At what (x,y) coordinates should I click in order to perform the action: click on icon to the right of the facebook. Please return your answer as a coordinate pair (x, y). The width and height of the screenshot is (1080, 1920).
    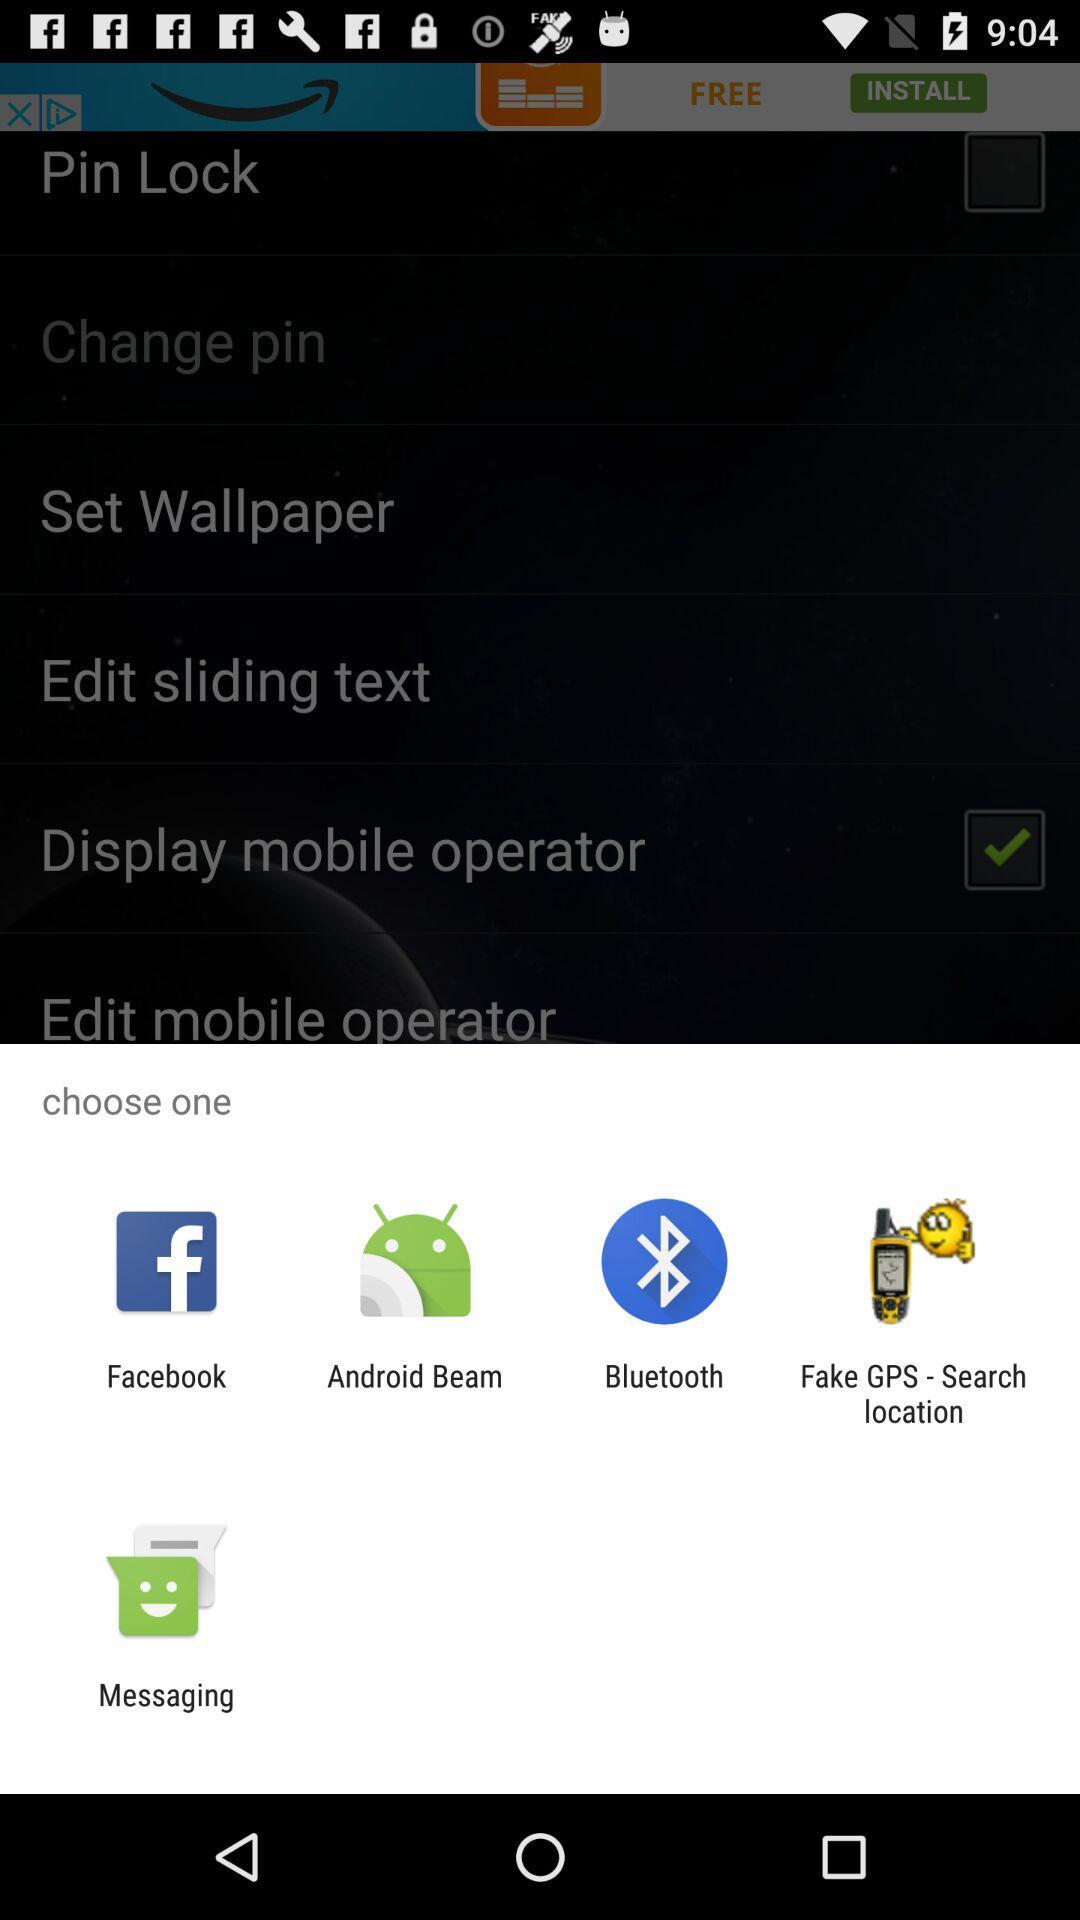
    Looking at the image, I should click on (414, 1392).